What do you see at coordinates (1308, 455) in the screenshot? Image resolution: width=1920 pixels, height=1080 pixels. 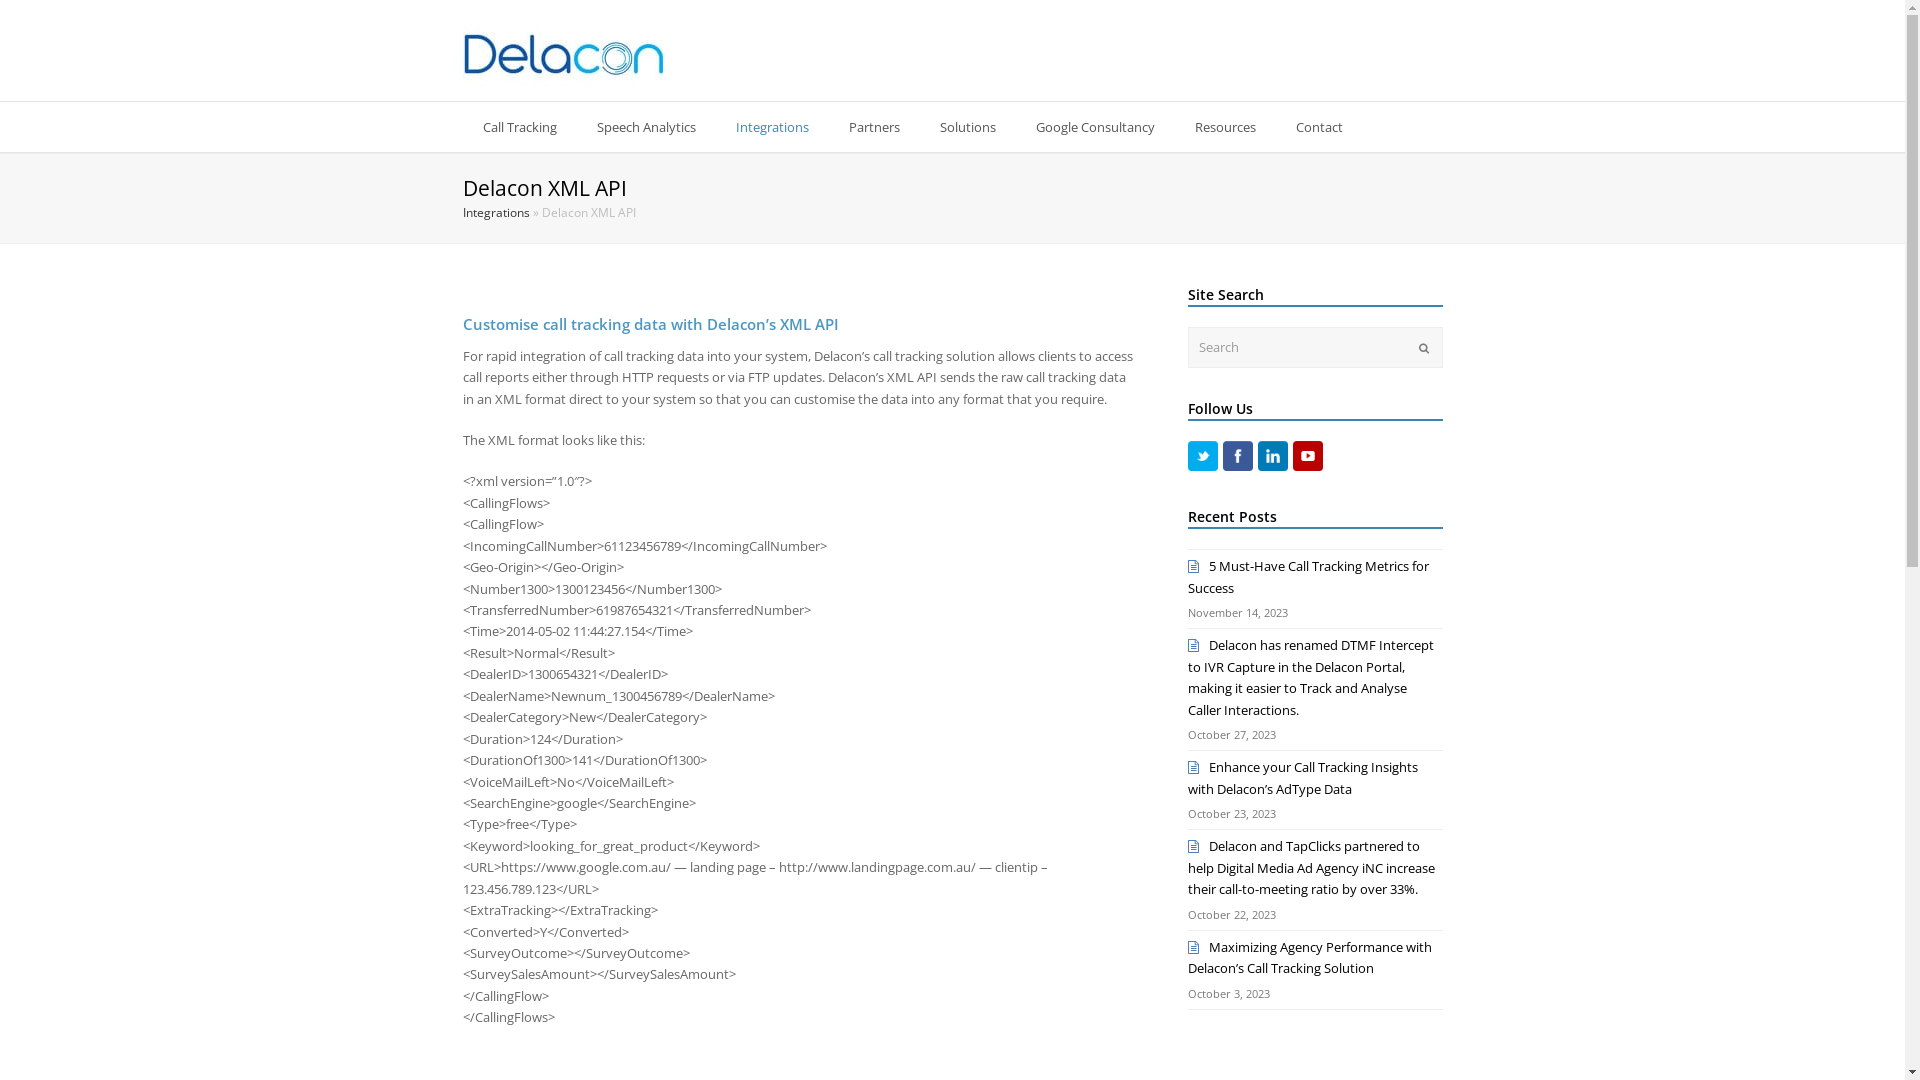 I see `'Youtube'` at bounding box center [1308, 455].